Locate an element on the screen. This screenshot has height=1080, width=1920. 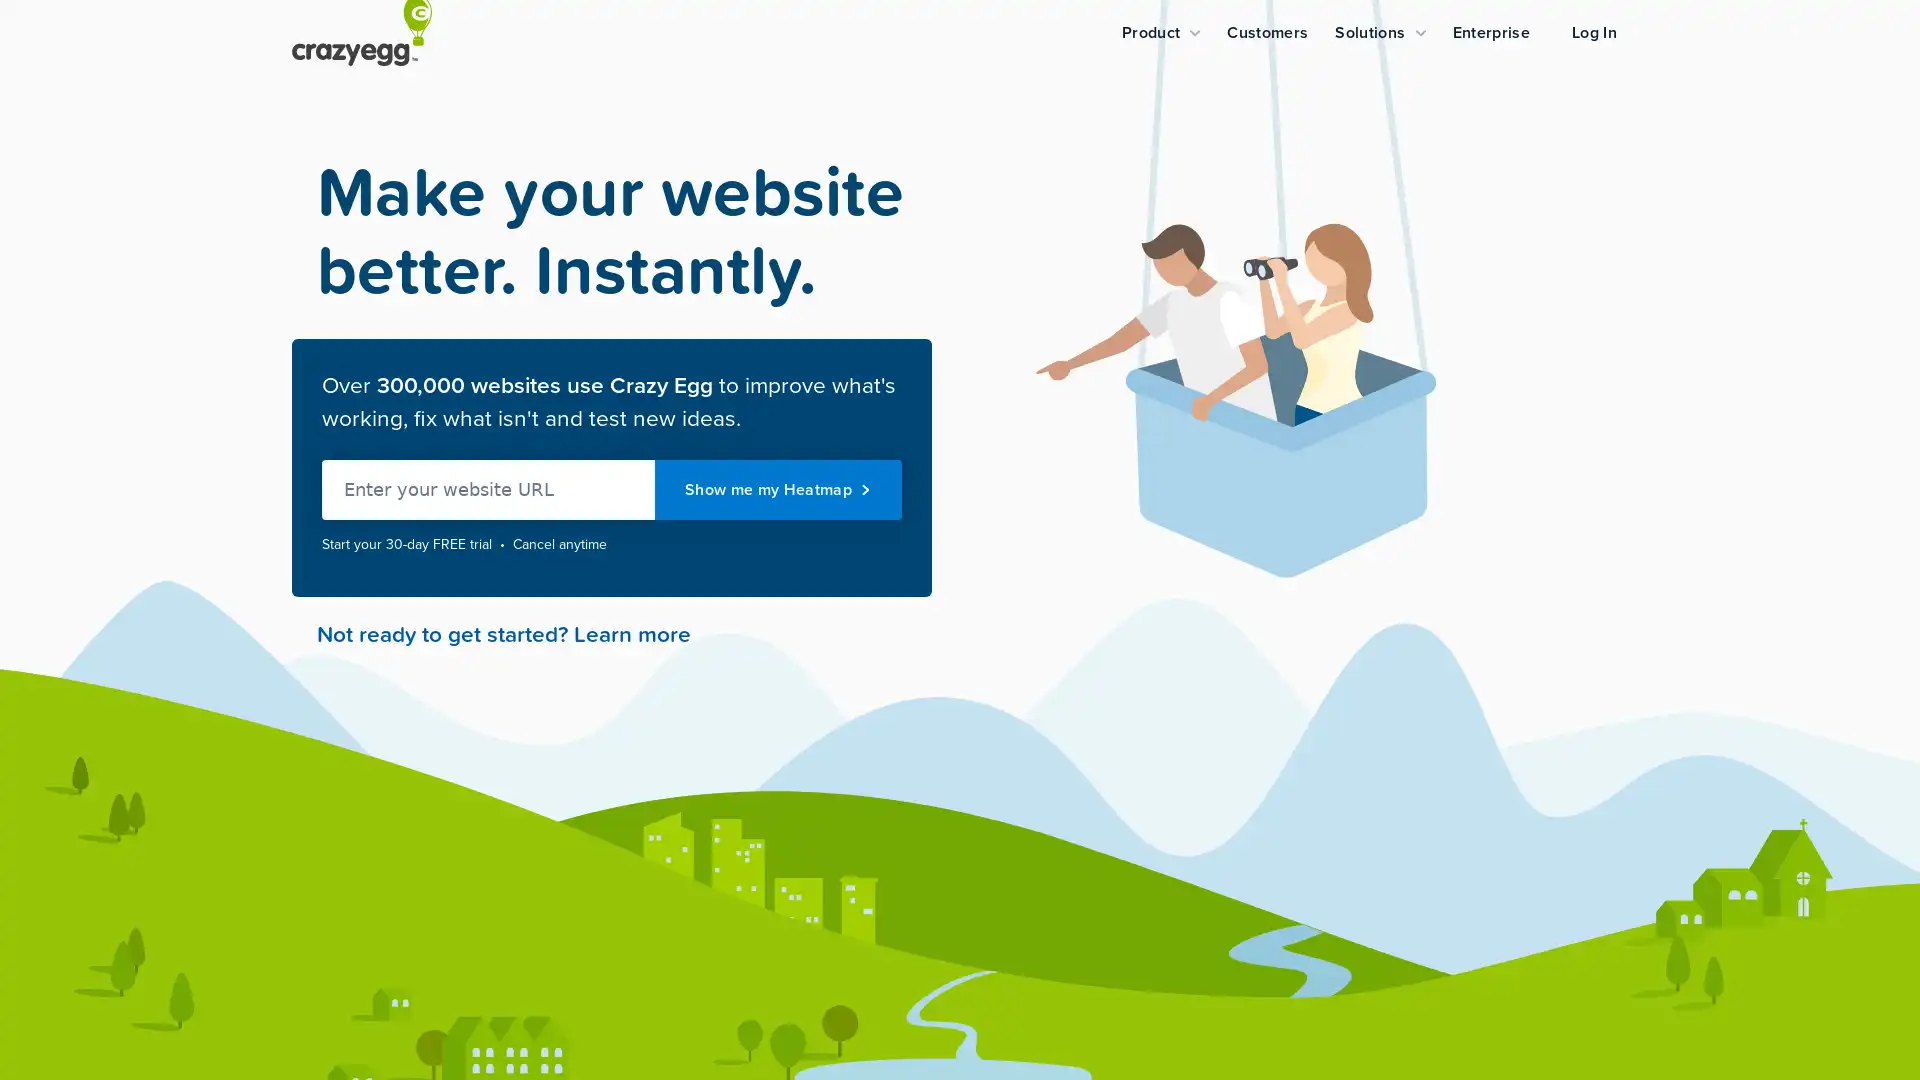
Not ready to get started? Learn more is located at coordinates (504, 633).